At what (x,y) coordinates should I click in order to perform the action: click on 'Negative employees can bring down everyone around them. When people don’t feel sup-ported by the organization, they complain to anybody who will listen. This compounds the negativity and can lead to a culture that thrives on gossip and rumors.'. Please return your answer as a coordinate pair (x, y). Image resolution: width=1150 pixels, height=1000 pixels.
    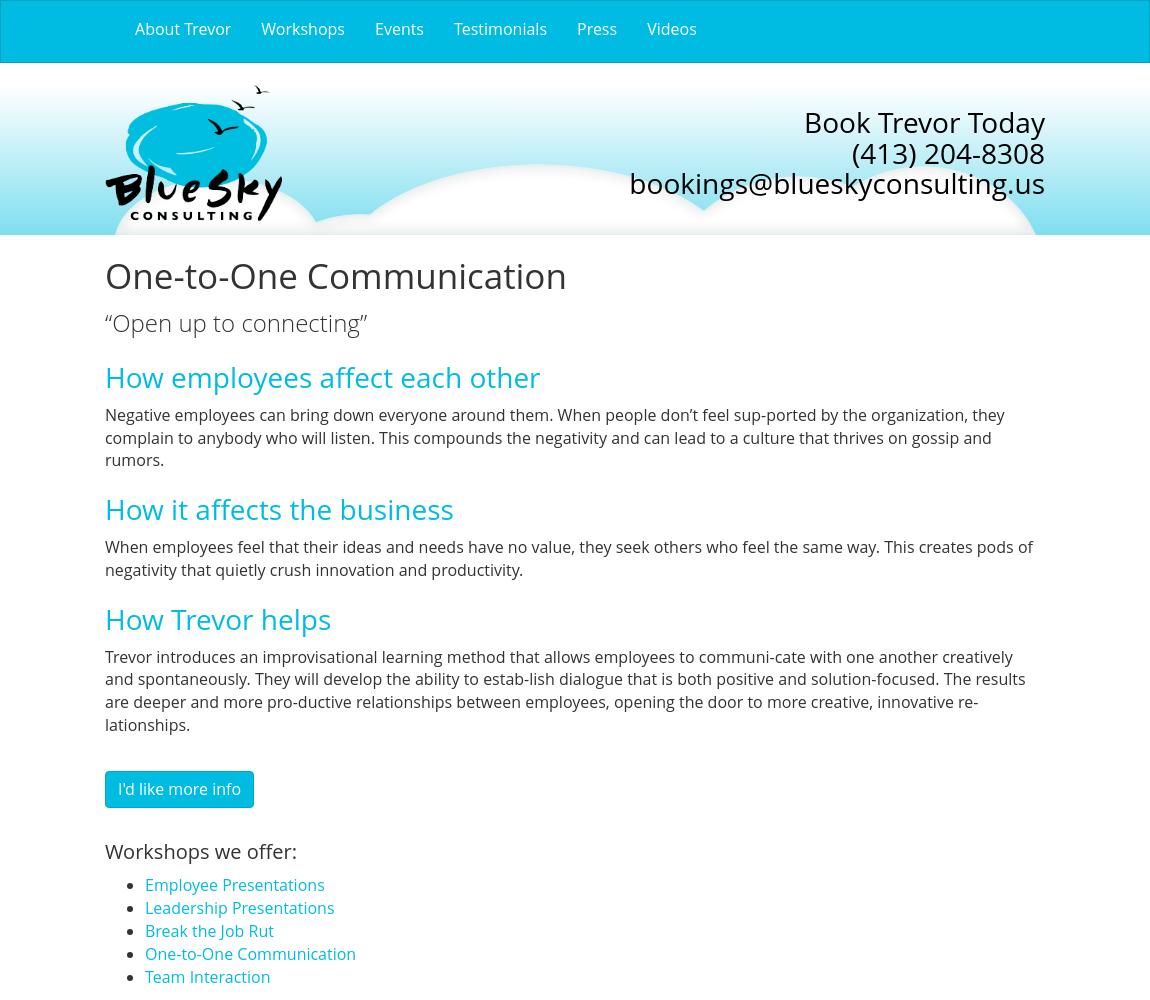
    Looking at the image, I should click on (554, 437).